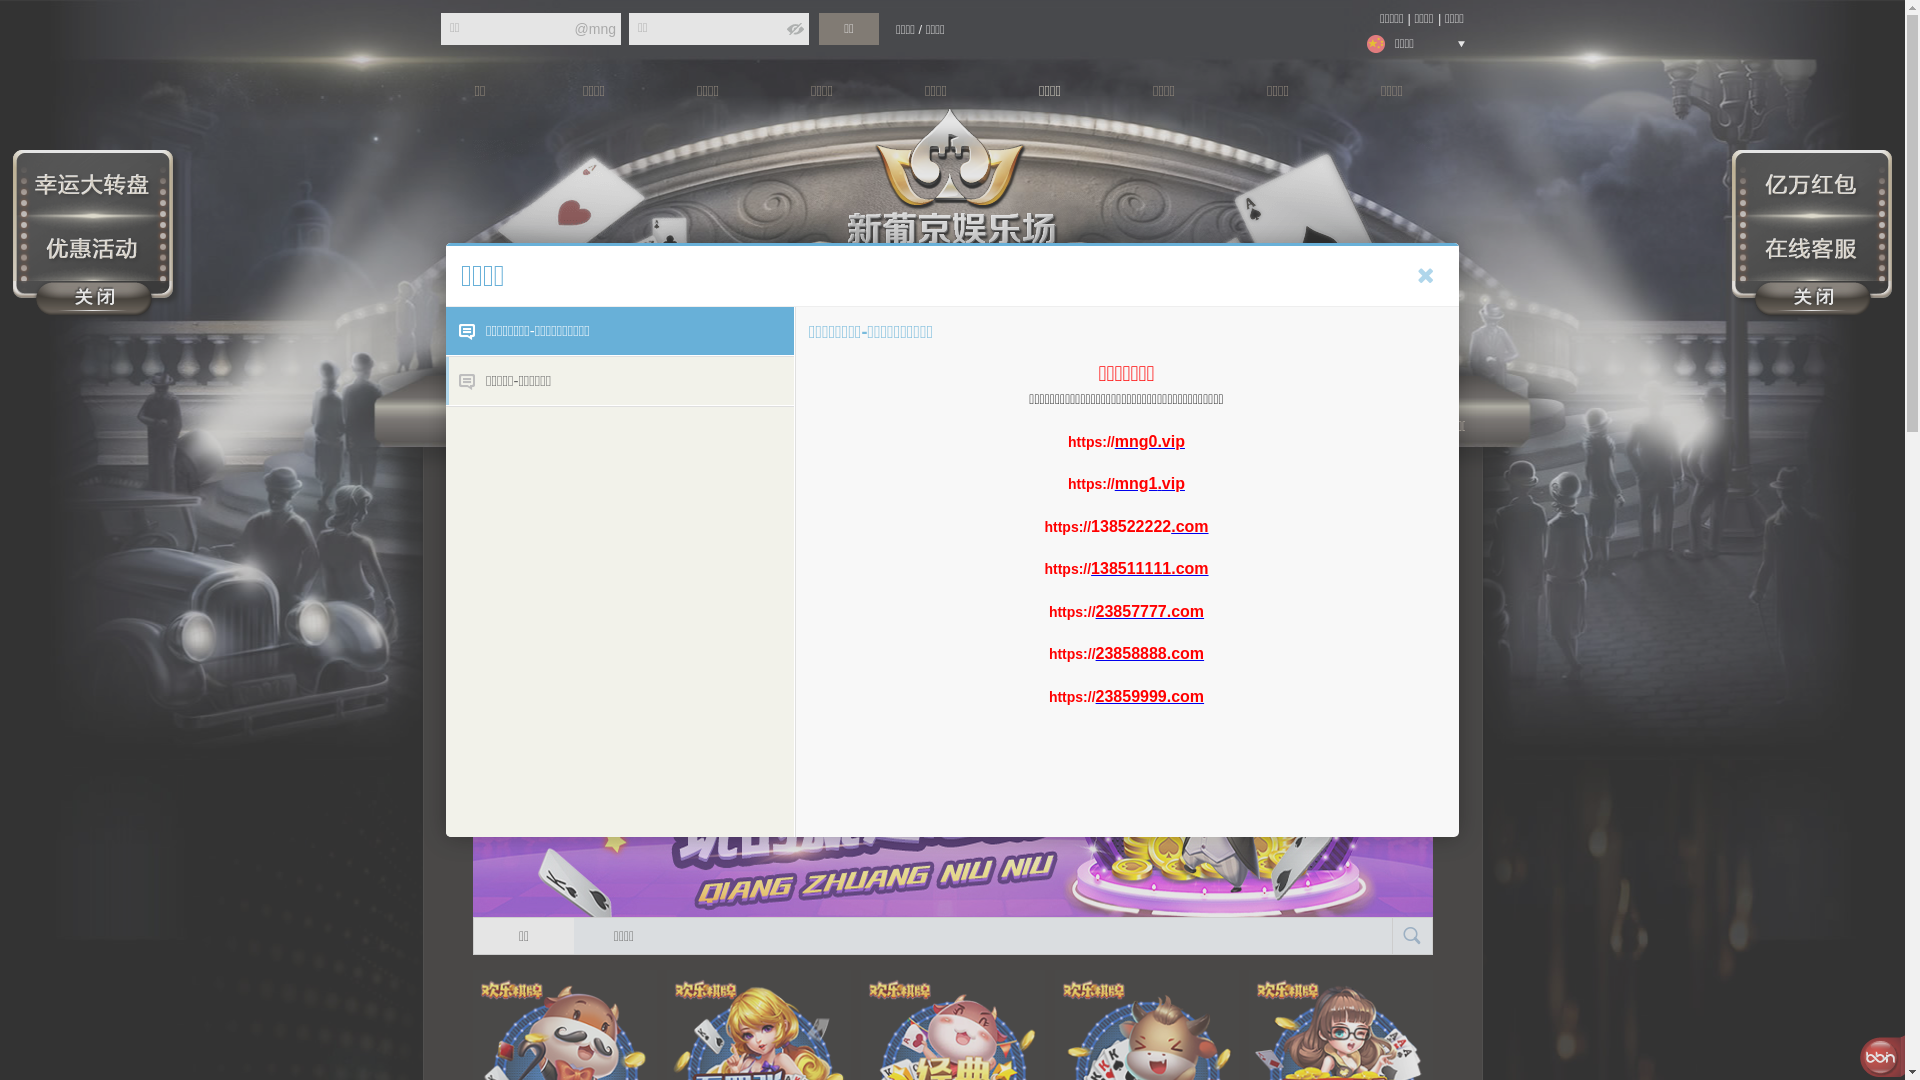 This screenshot has height=1080, width=1920. What do you see at coordinates (1136, 483) in the screenshot?
I see `'mng1'` at bounding box center [1136, 483].